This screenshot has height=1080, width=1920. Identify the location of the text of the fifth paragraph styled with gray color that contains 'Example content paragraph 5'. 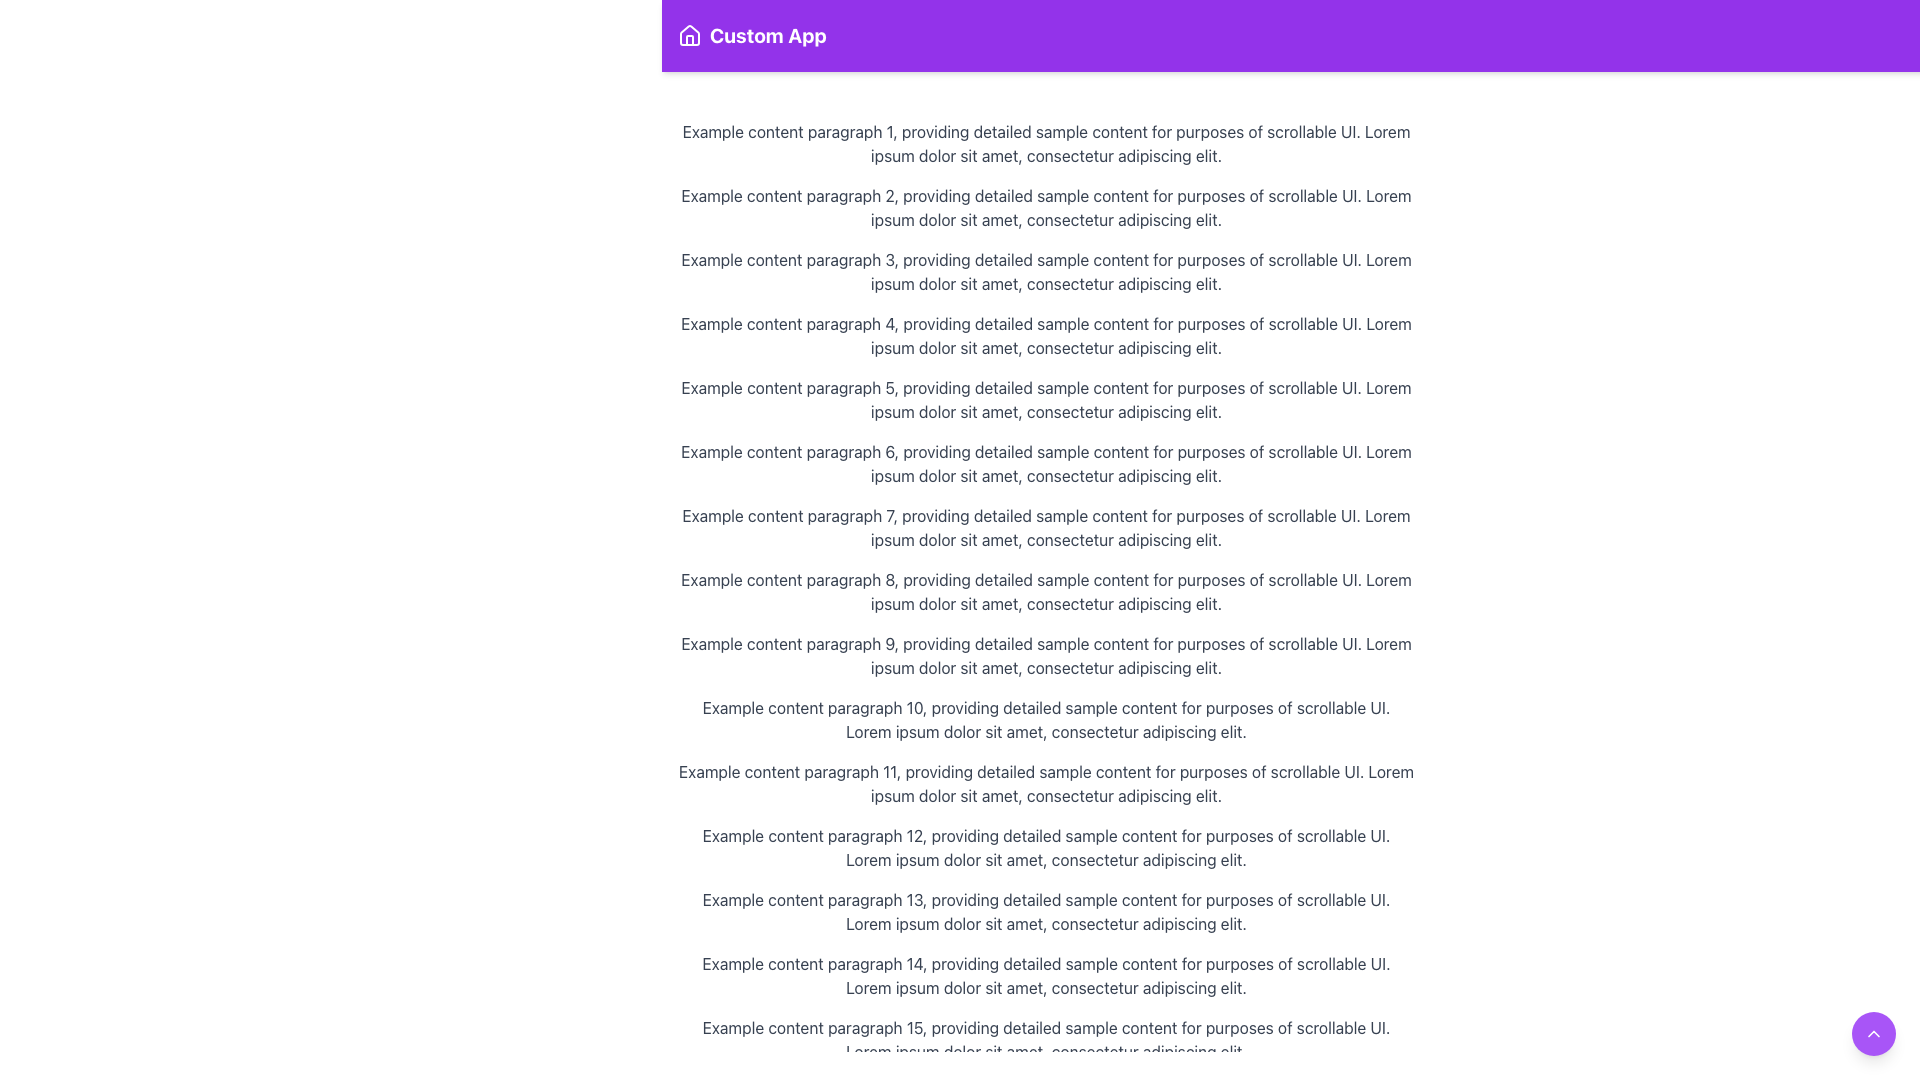
(1045, 400).